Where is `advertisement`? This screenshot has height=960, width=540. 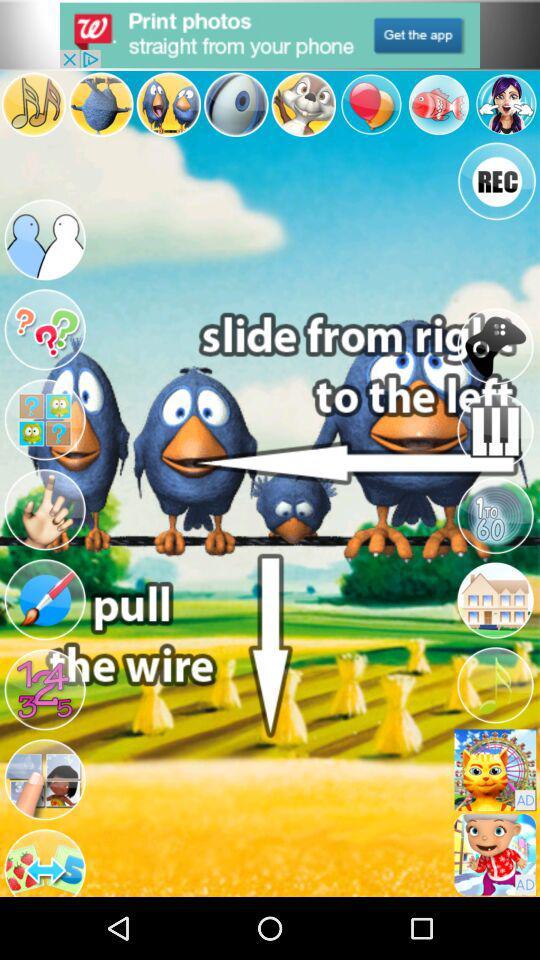 advertisement is located at coordinates (494, 853).